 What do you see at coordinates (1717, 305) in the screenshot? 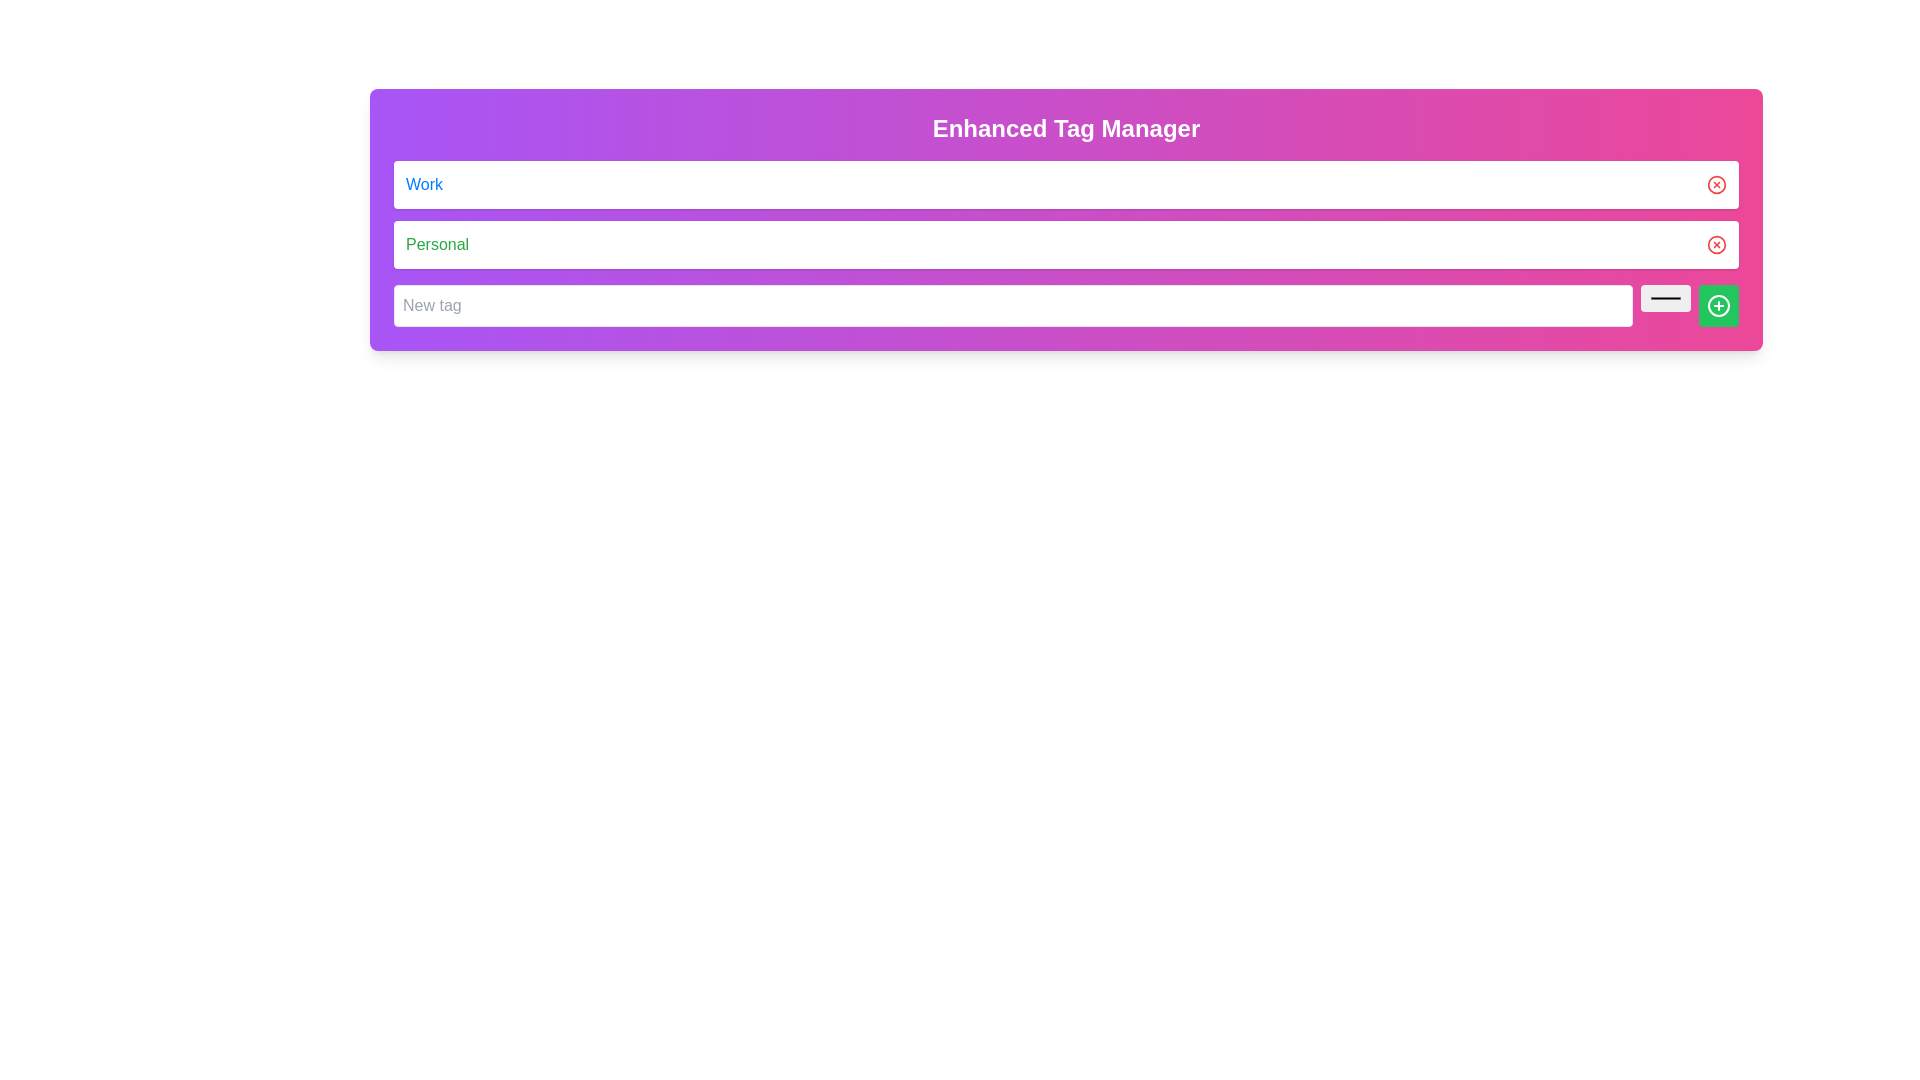
I see `the circular icon within the green square button located in the bottom-right corner of the main central widget, which is associated with adding or creating items` at bounding box center [1717, 305].